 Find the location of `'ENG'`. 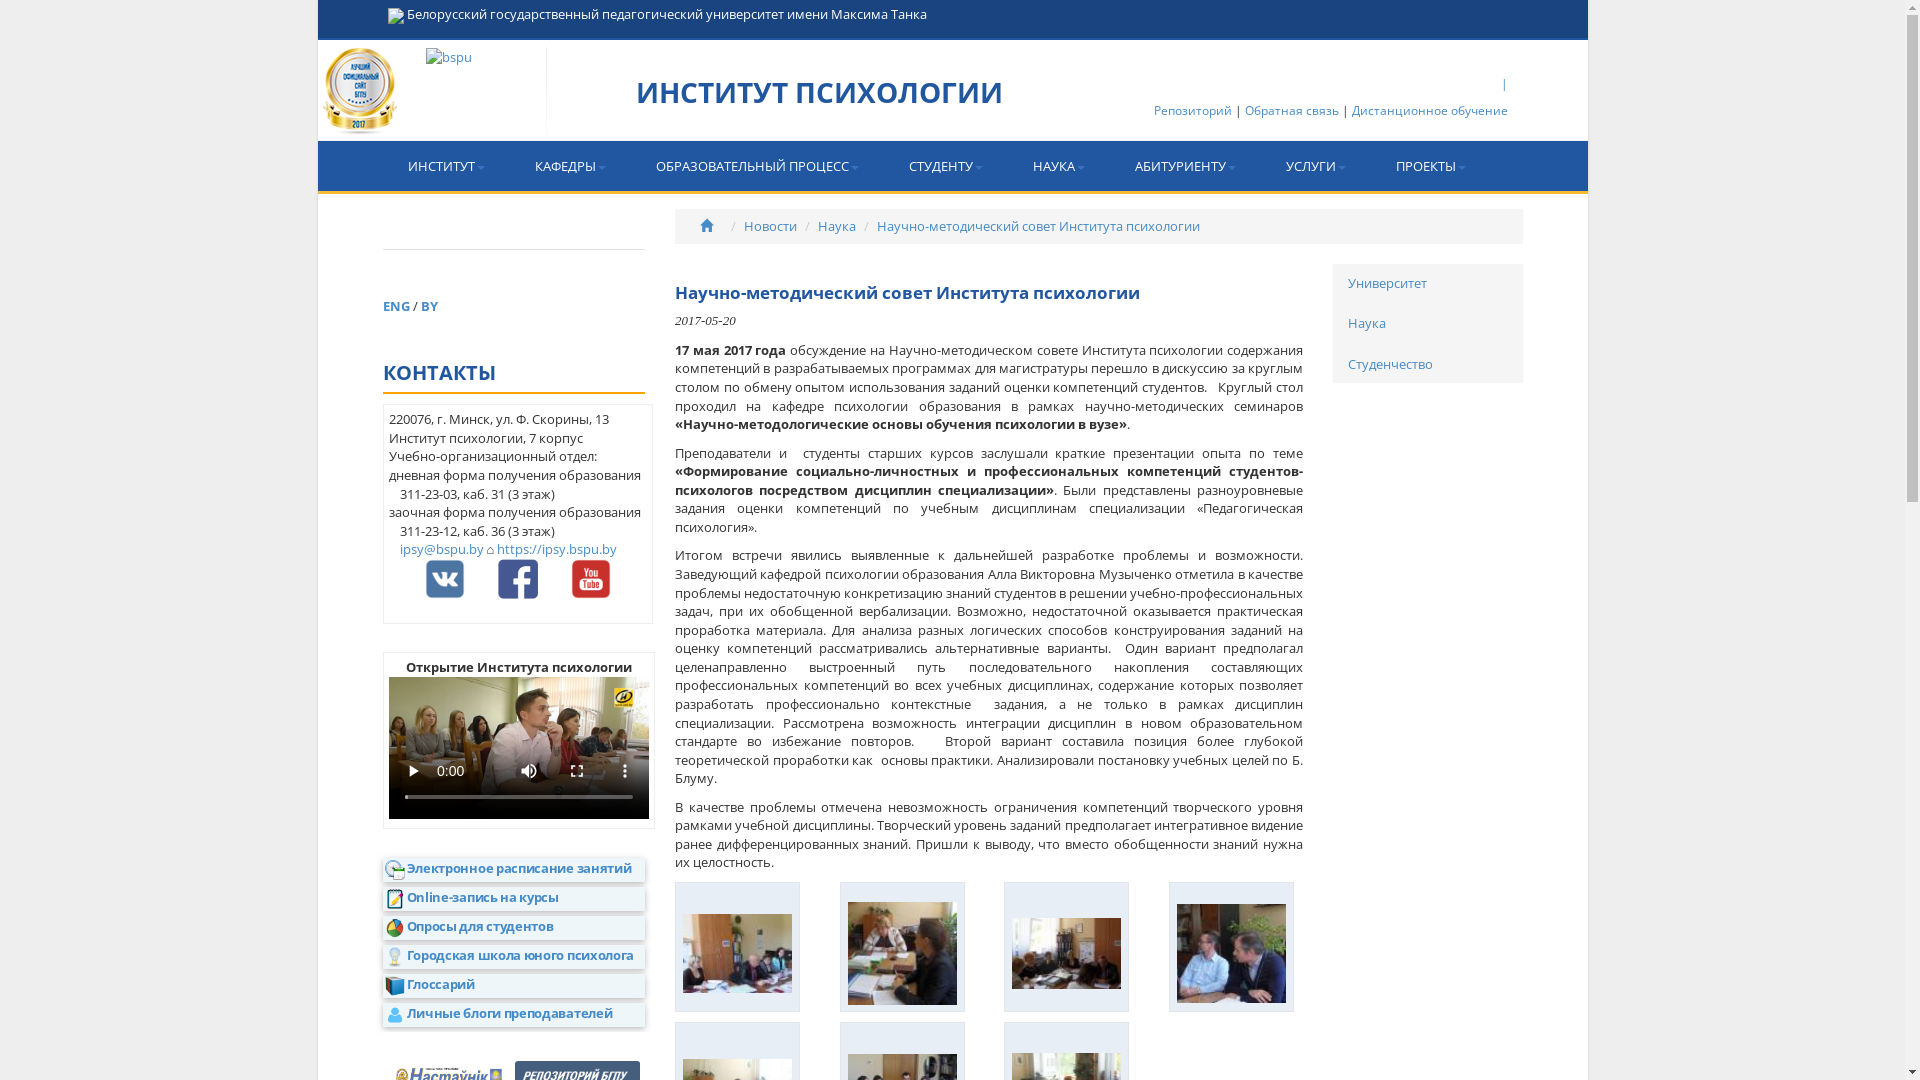

'ENG' is located at coordinates (397, 305).